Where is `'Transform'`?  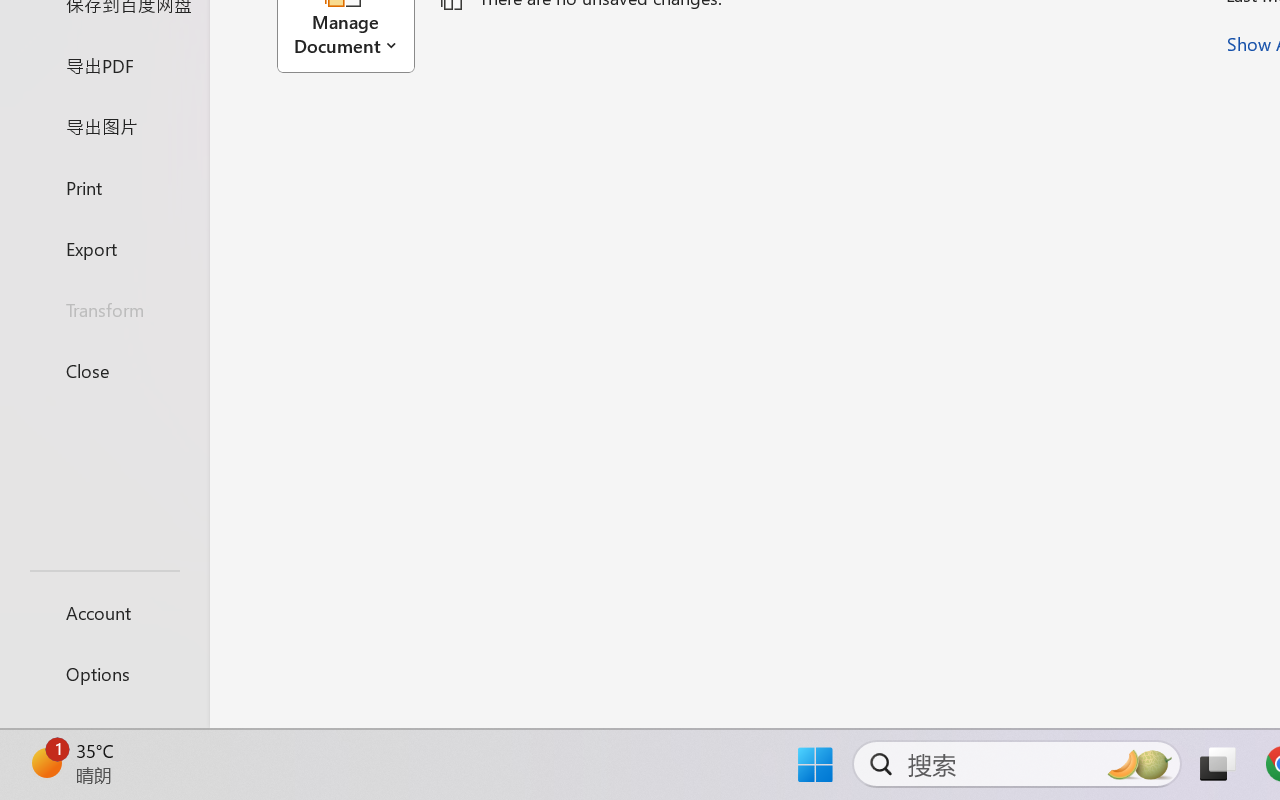
'Transform' is located at coordinates (103, 308).